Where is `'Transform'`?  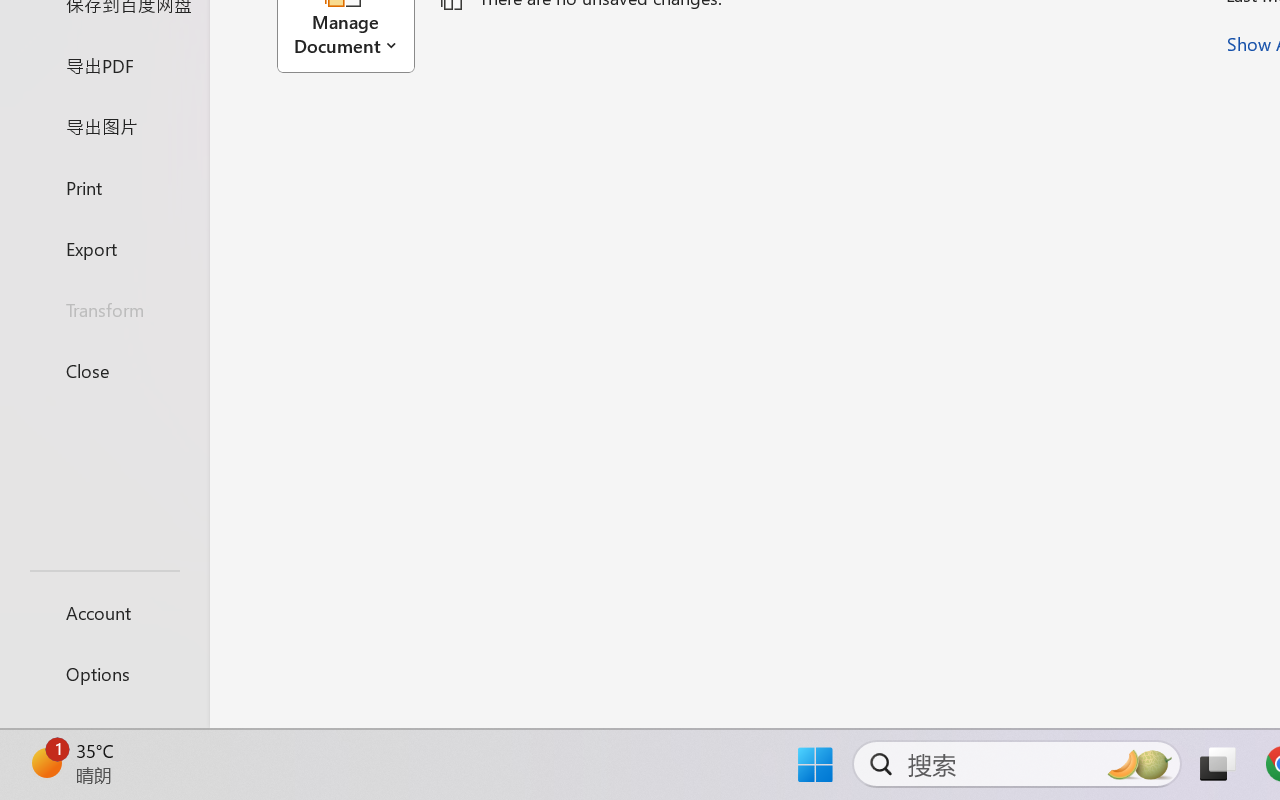
'Transform' is located at coordinates (103, 308).